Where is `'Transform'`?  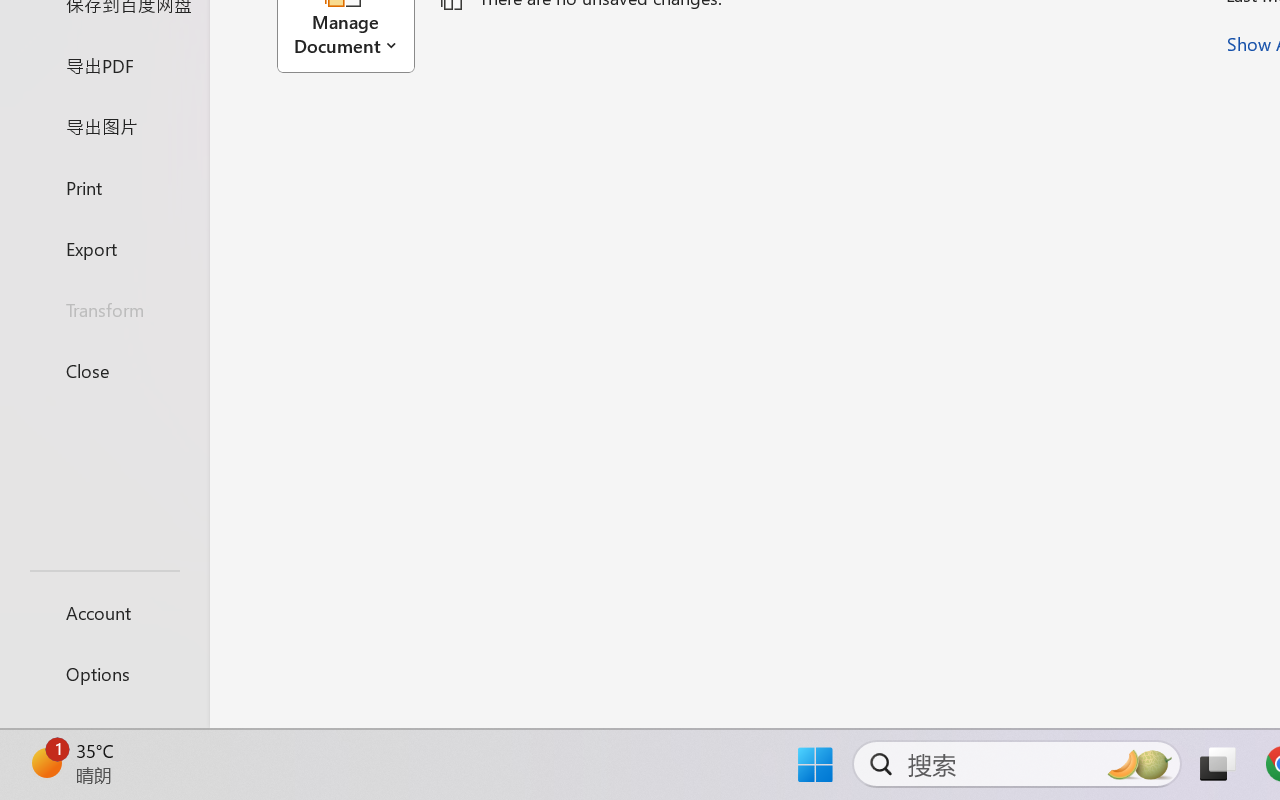
'Transform' is located at coordinates (103, 308).